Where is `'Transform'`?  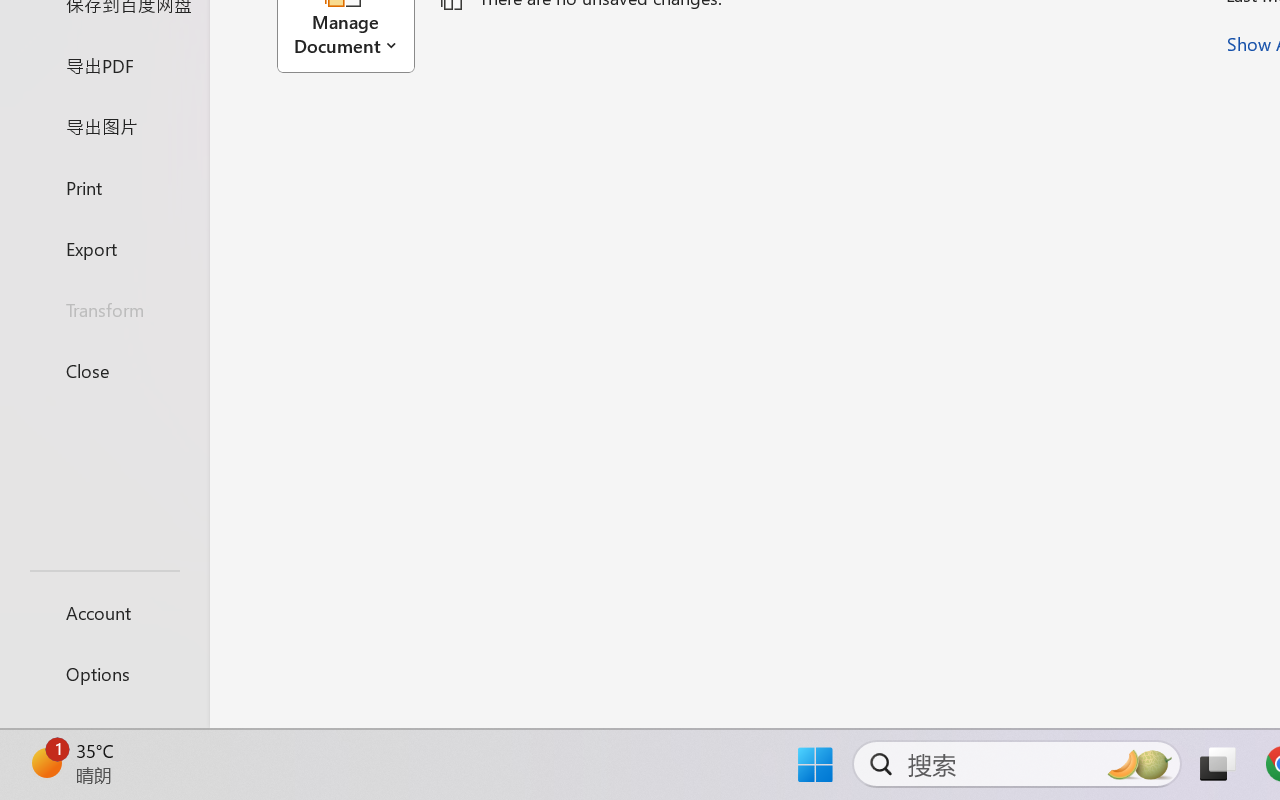
'Transform' is located at coordinates (103, 308).